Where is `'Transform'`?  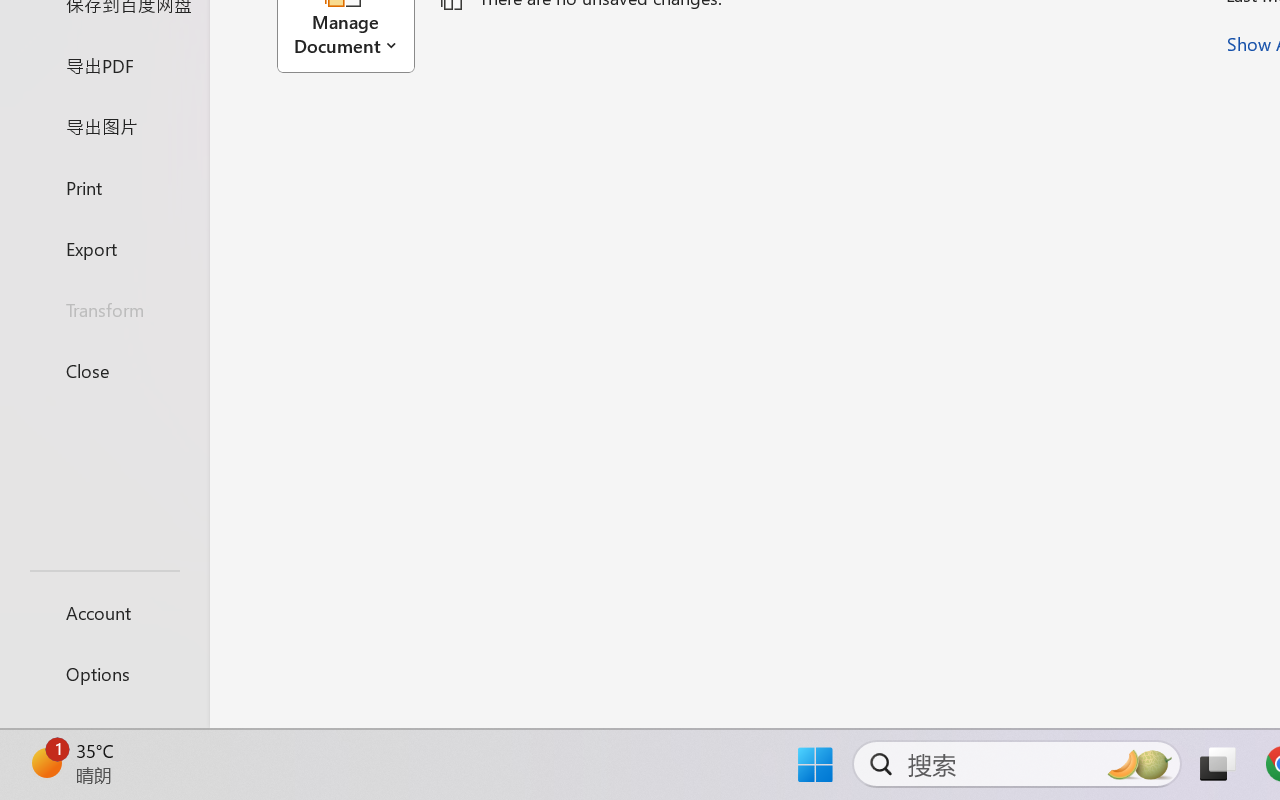
'Transform' is located at coordinates (103, 308).